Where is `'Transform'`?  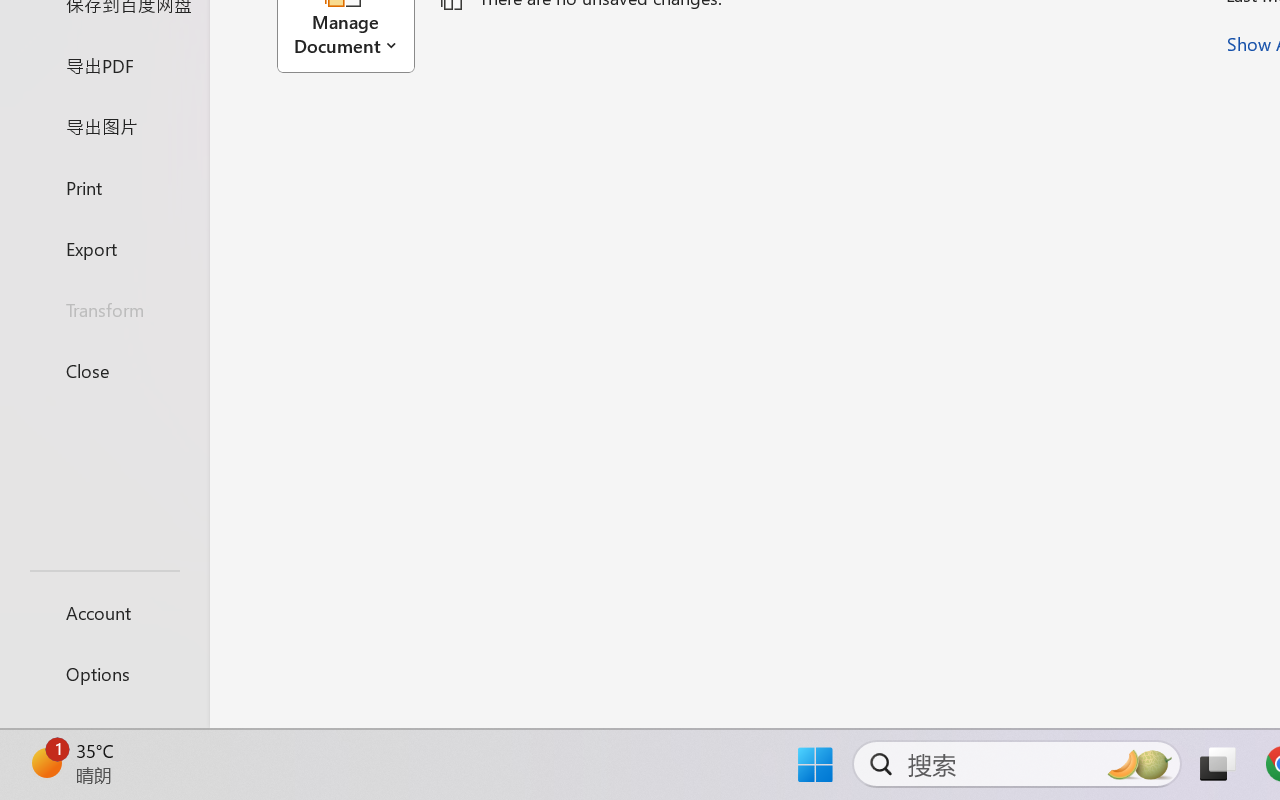
'Transform' is located at coordinates (103, 308).